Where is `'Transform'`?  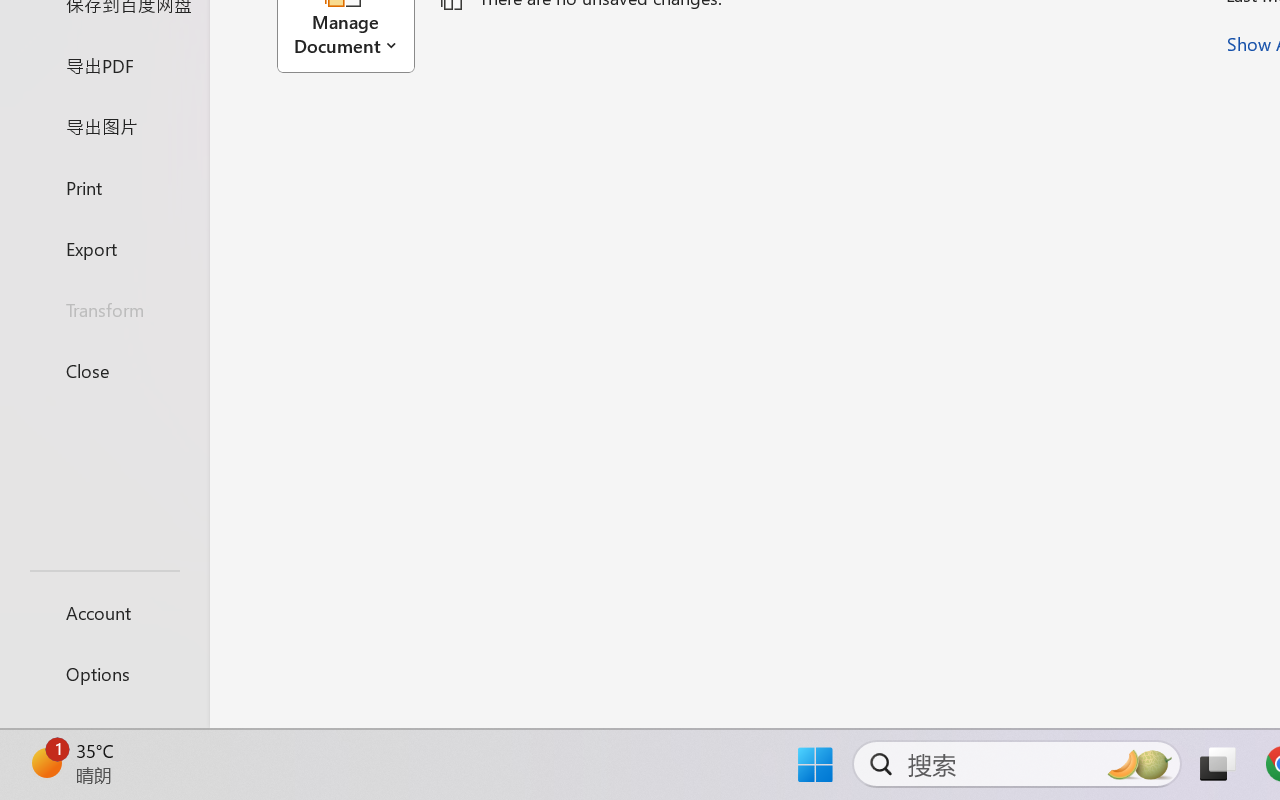
'Transform' is located at coordinates (103, 308).